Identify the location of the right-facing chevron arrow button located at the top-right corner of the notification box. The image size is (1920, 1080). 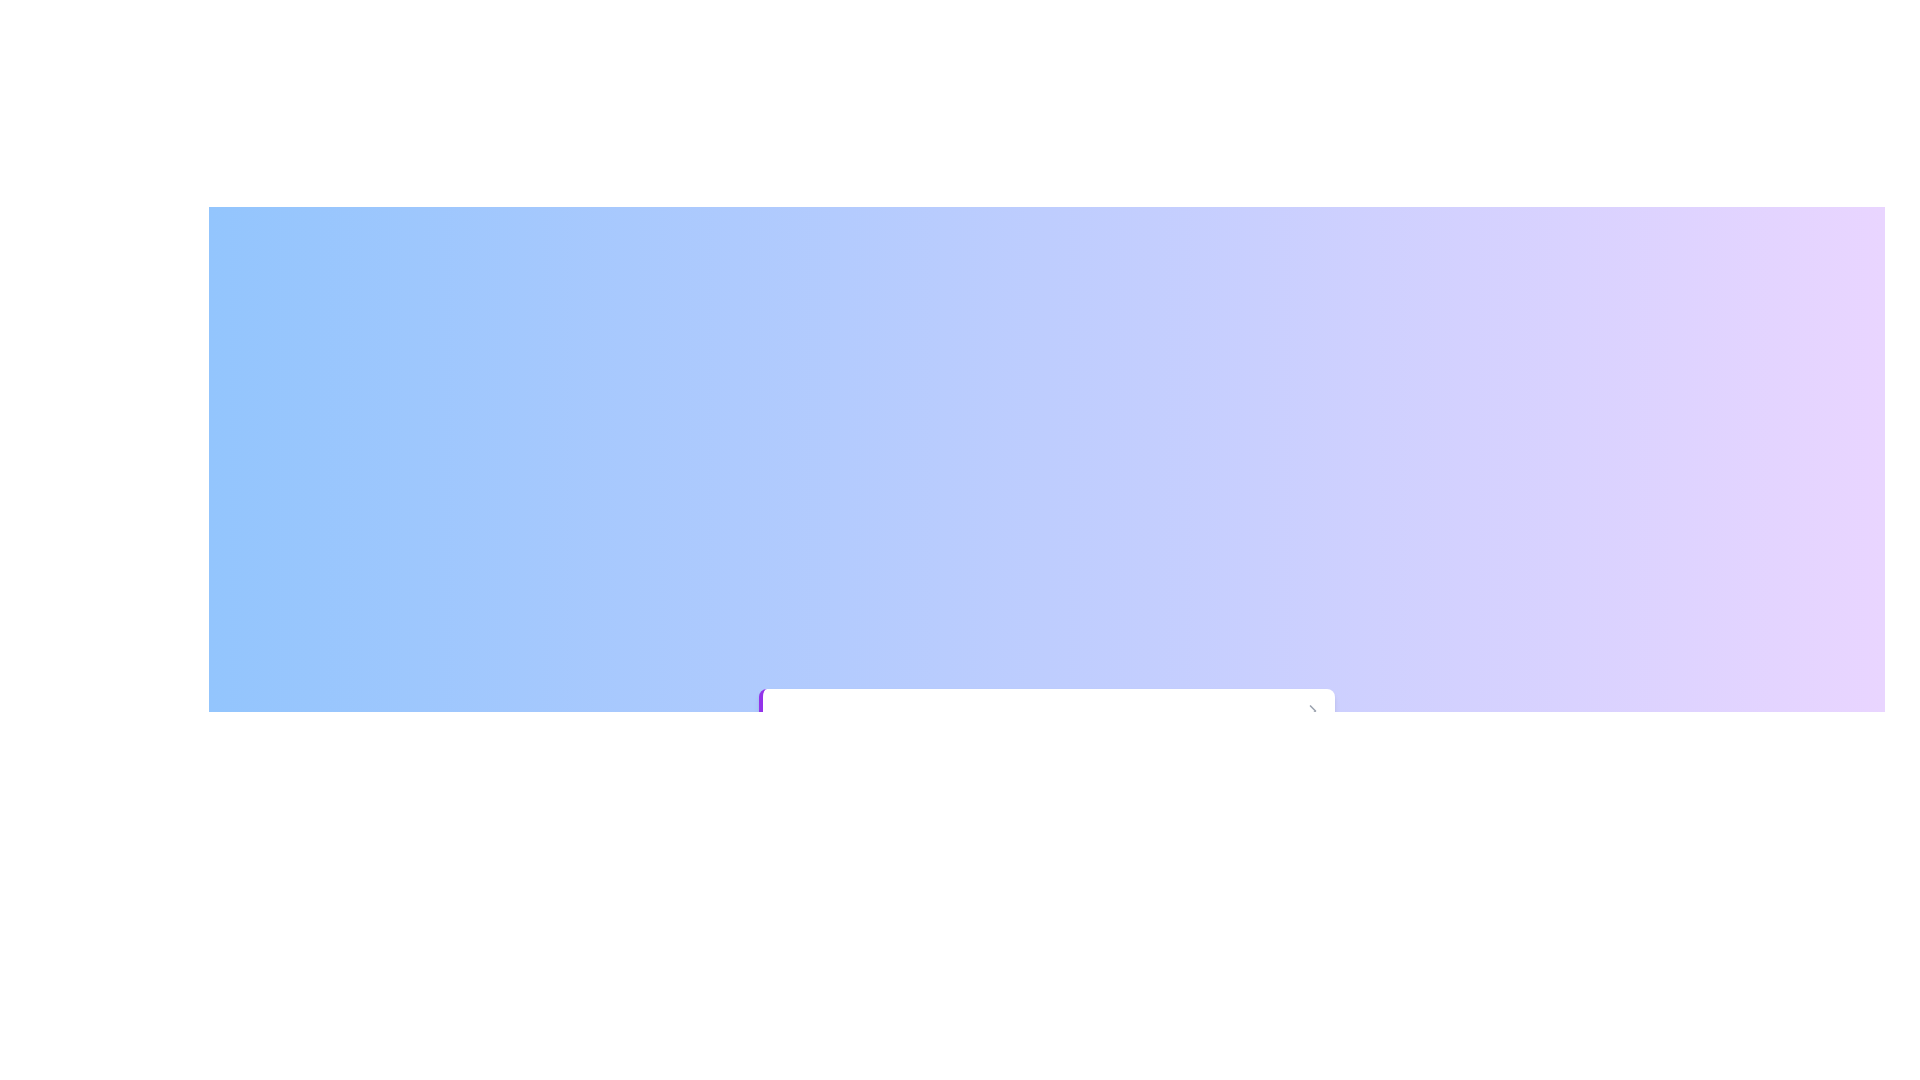
(1313, 709).